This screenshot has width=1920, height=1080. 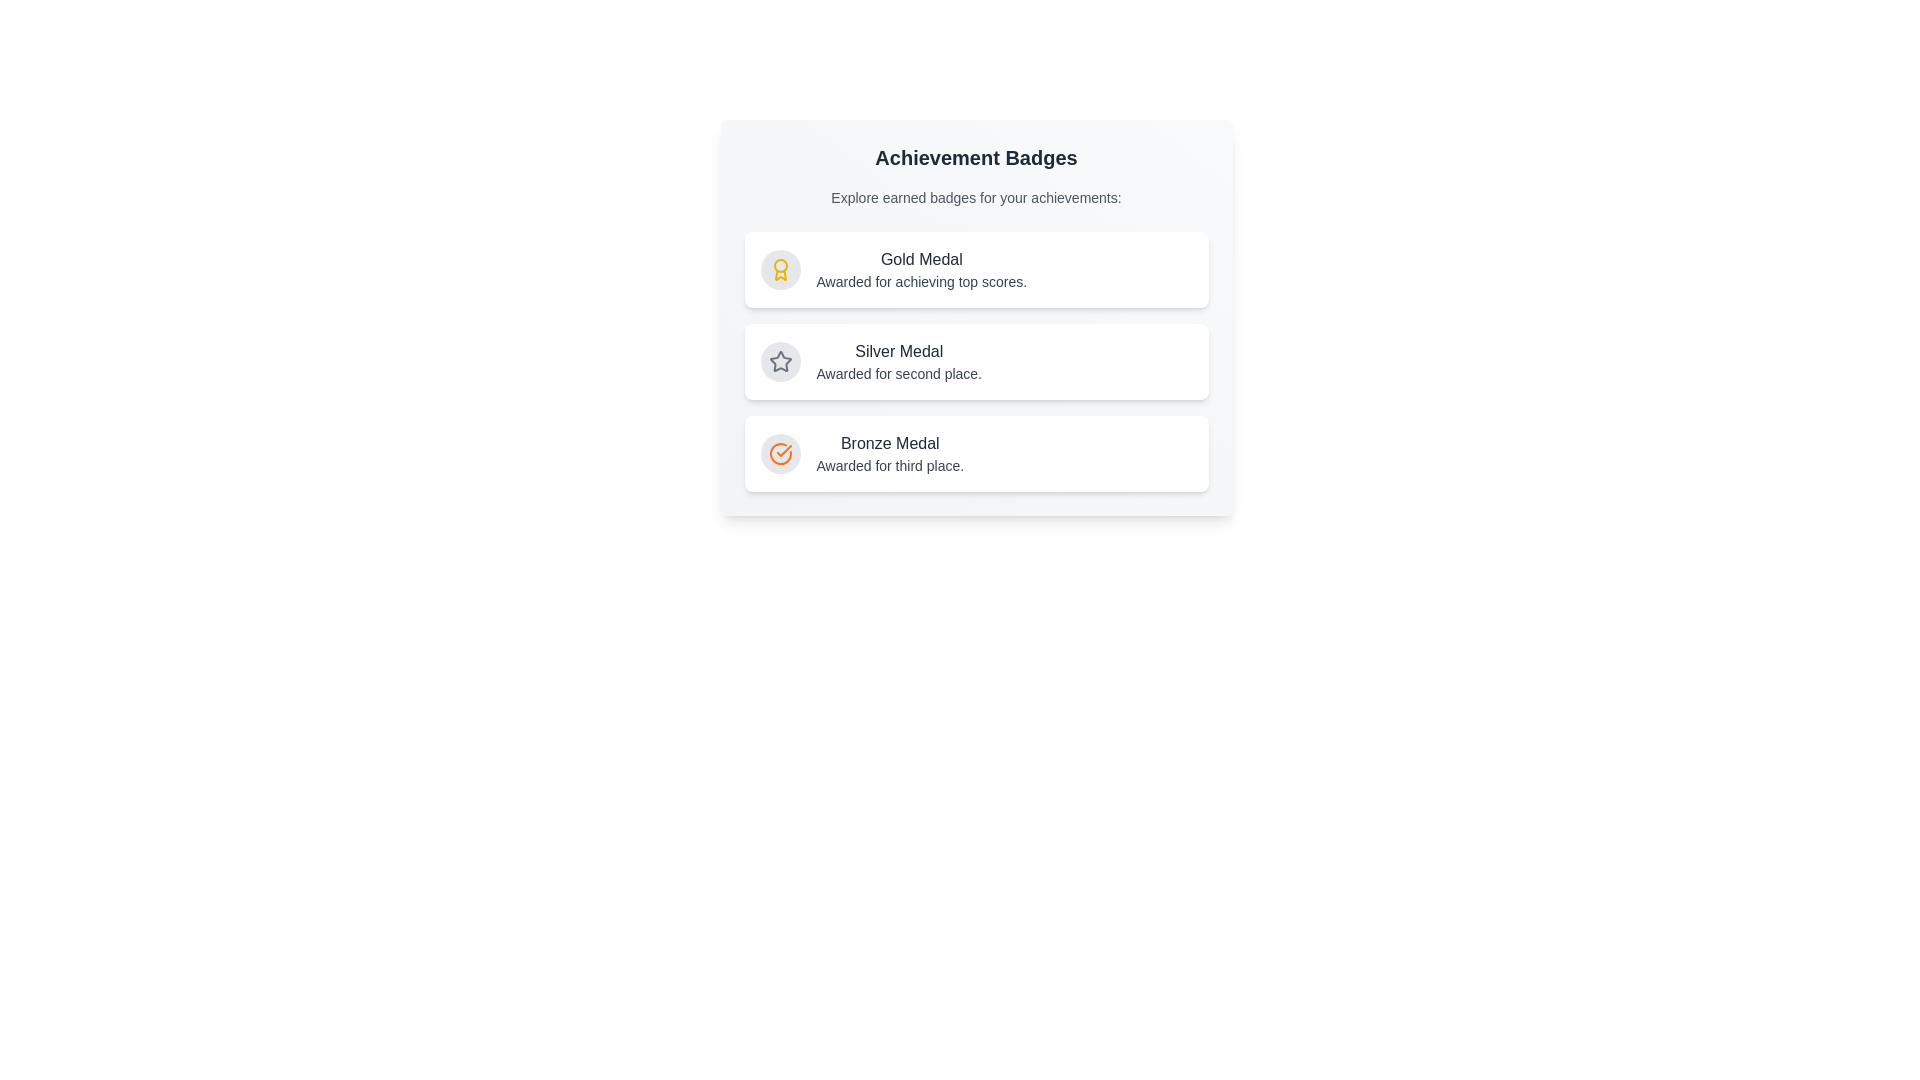 What do you see at coordinates (976, 197) in the screenshot?
I see `the instructional text label that reads 'Explore earned badges for your achievements:' located directly under the heading 'Achievement Badges.'` at bounding box center [976, 197].